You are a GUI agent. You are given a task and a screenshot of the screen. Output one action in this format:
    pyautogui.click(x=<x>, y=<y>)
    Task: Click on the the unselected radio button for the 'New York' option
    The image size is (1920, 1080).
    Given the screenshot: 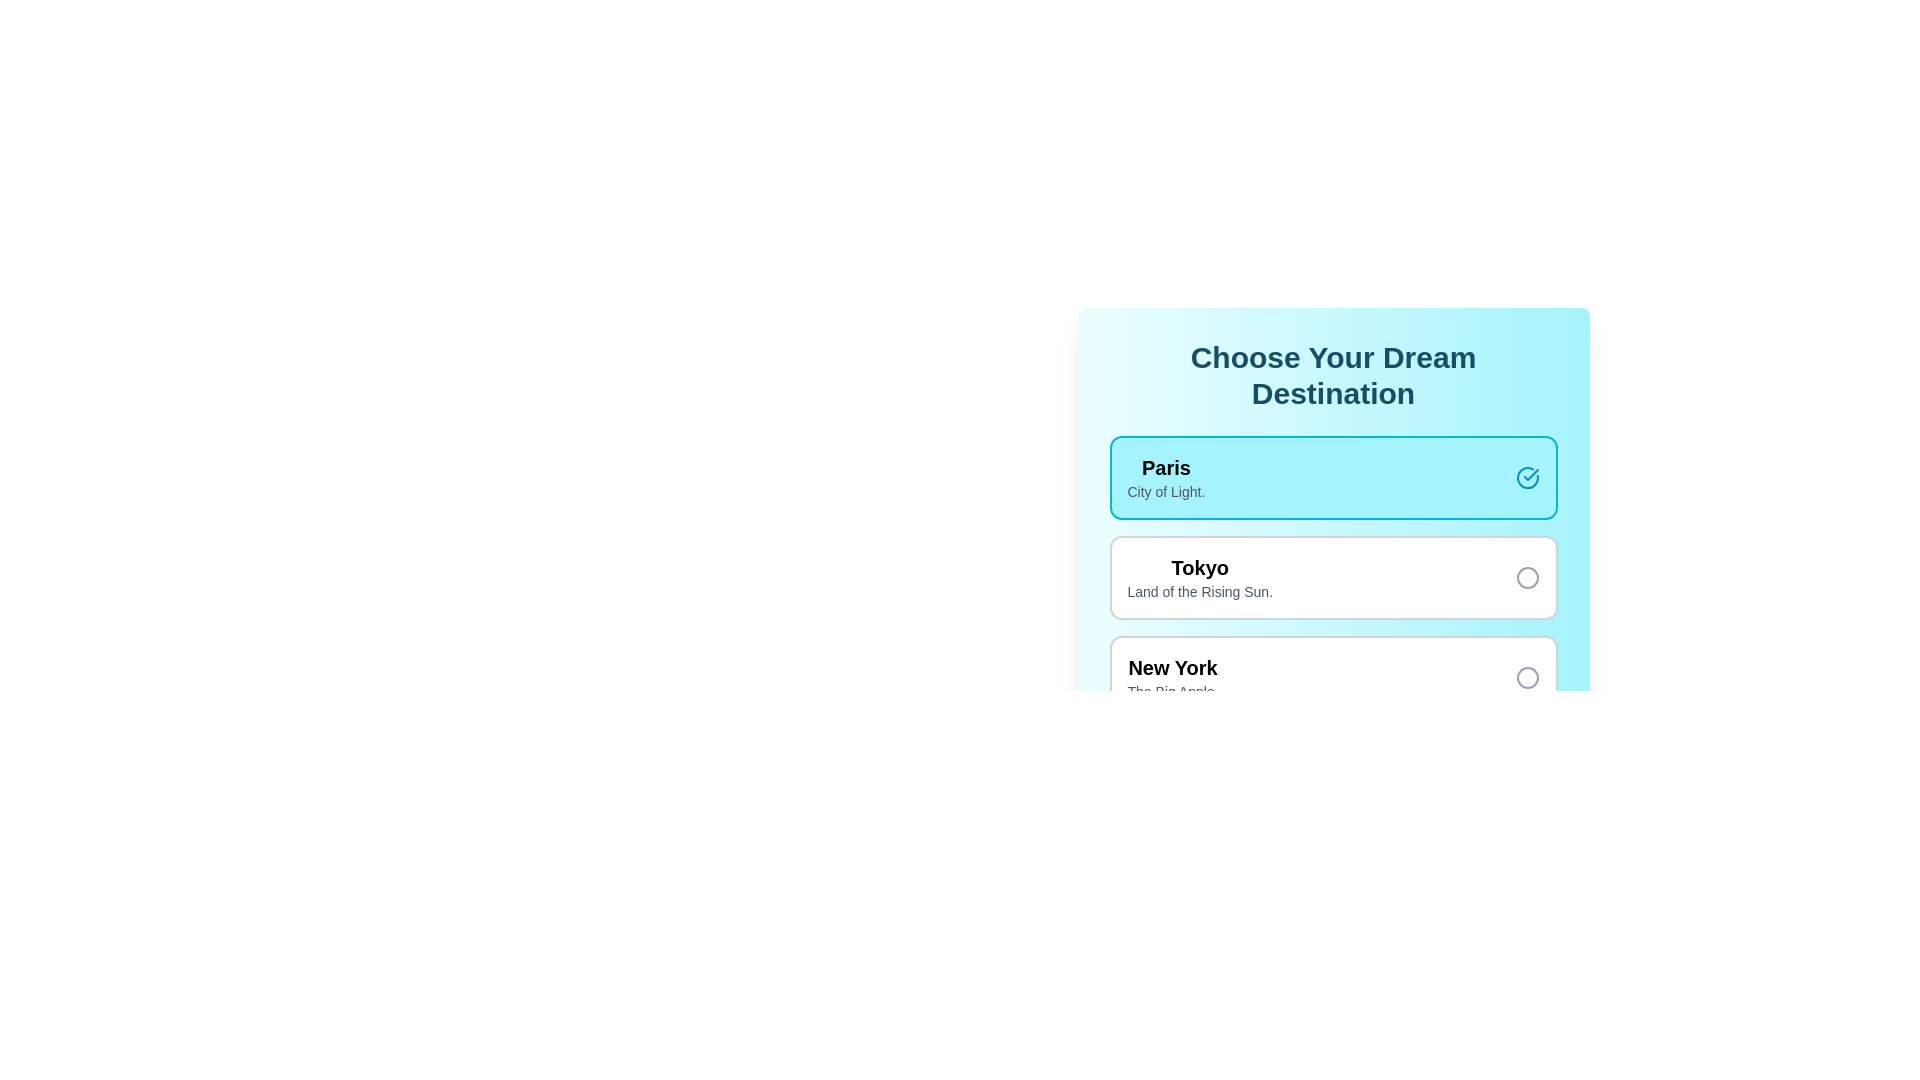 What is the action you would take?
    pyautogui.click(x=1526, y=677)
    